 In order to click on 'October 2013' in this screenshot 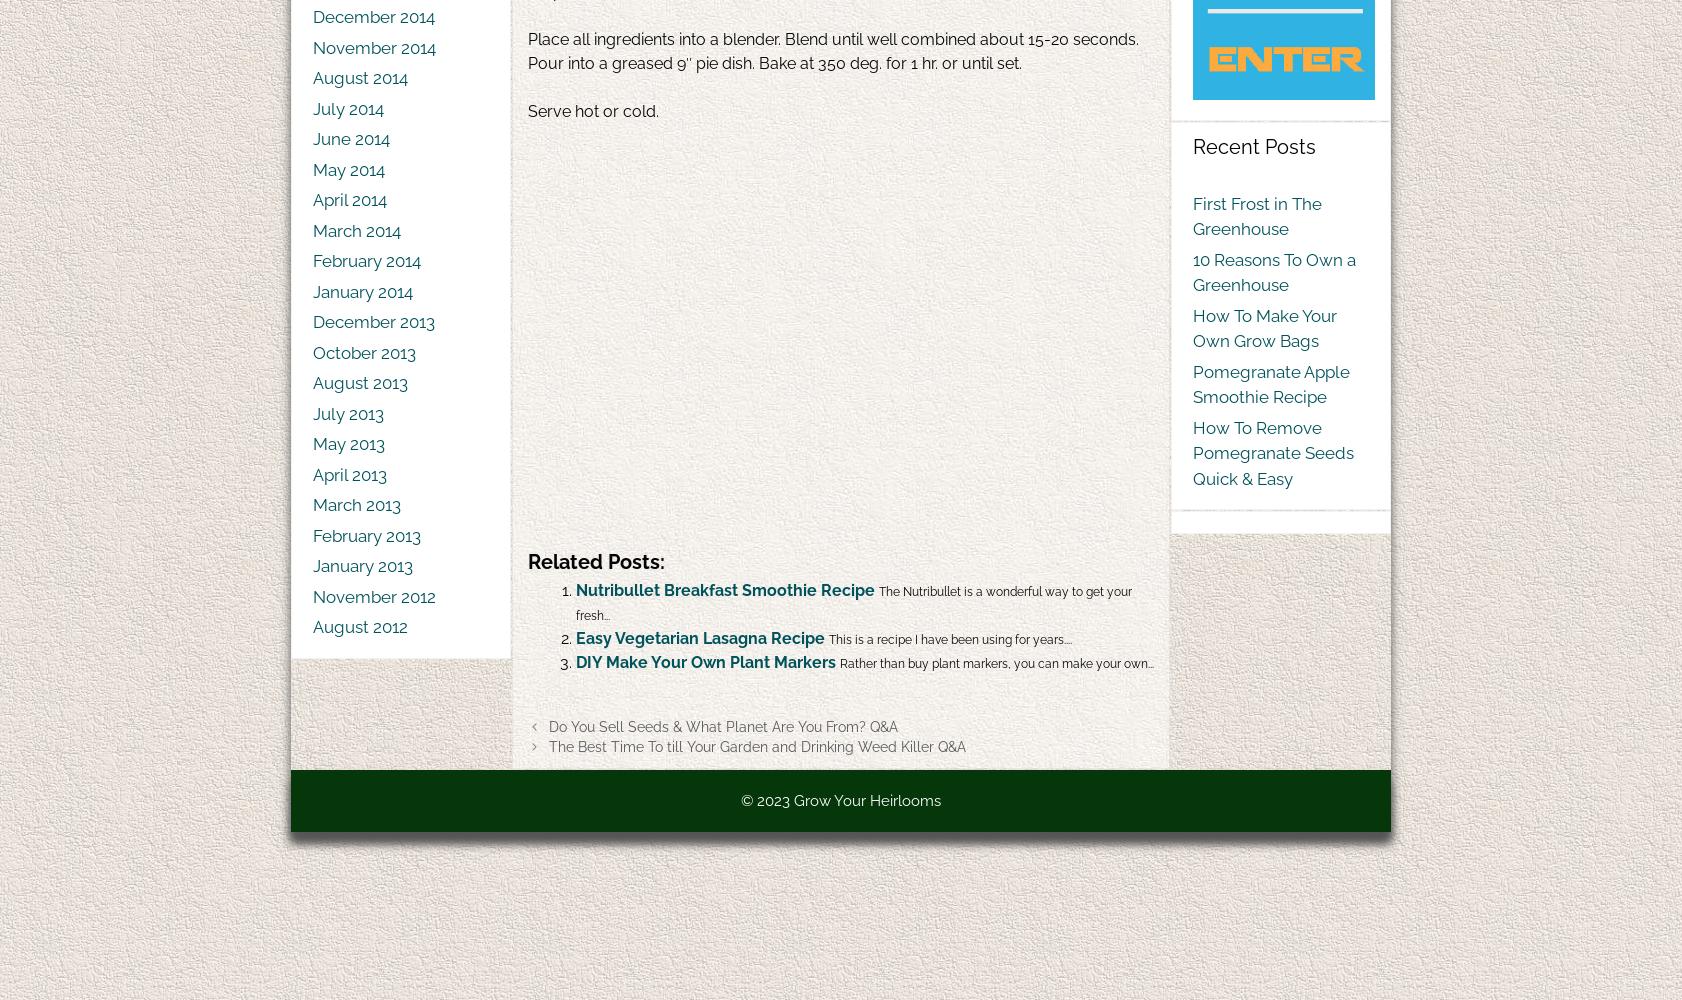, I will do `click(363, 351)`.